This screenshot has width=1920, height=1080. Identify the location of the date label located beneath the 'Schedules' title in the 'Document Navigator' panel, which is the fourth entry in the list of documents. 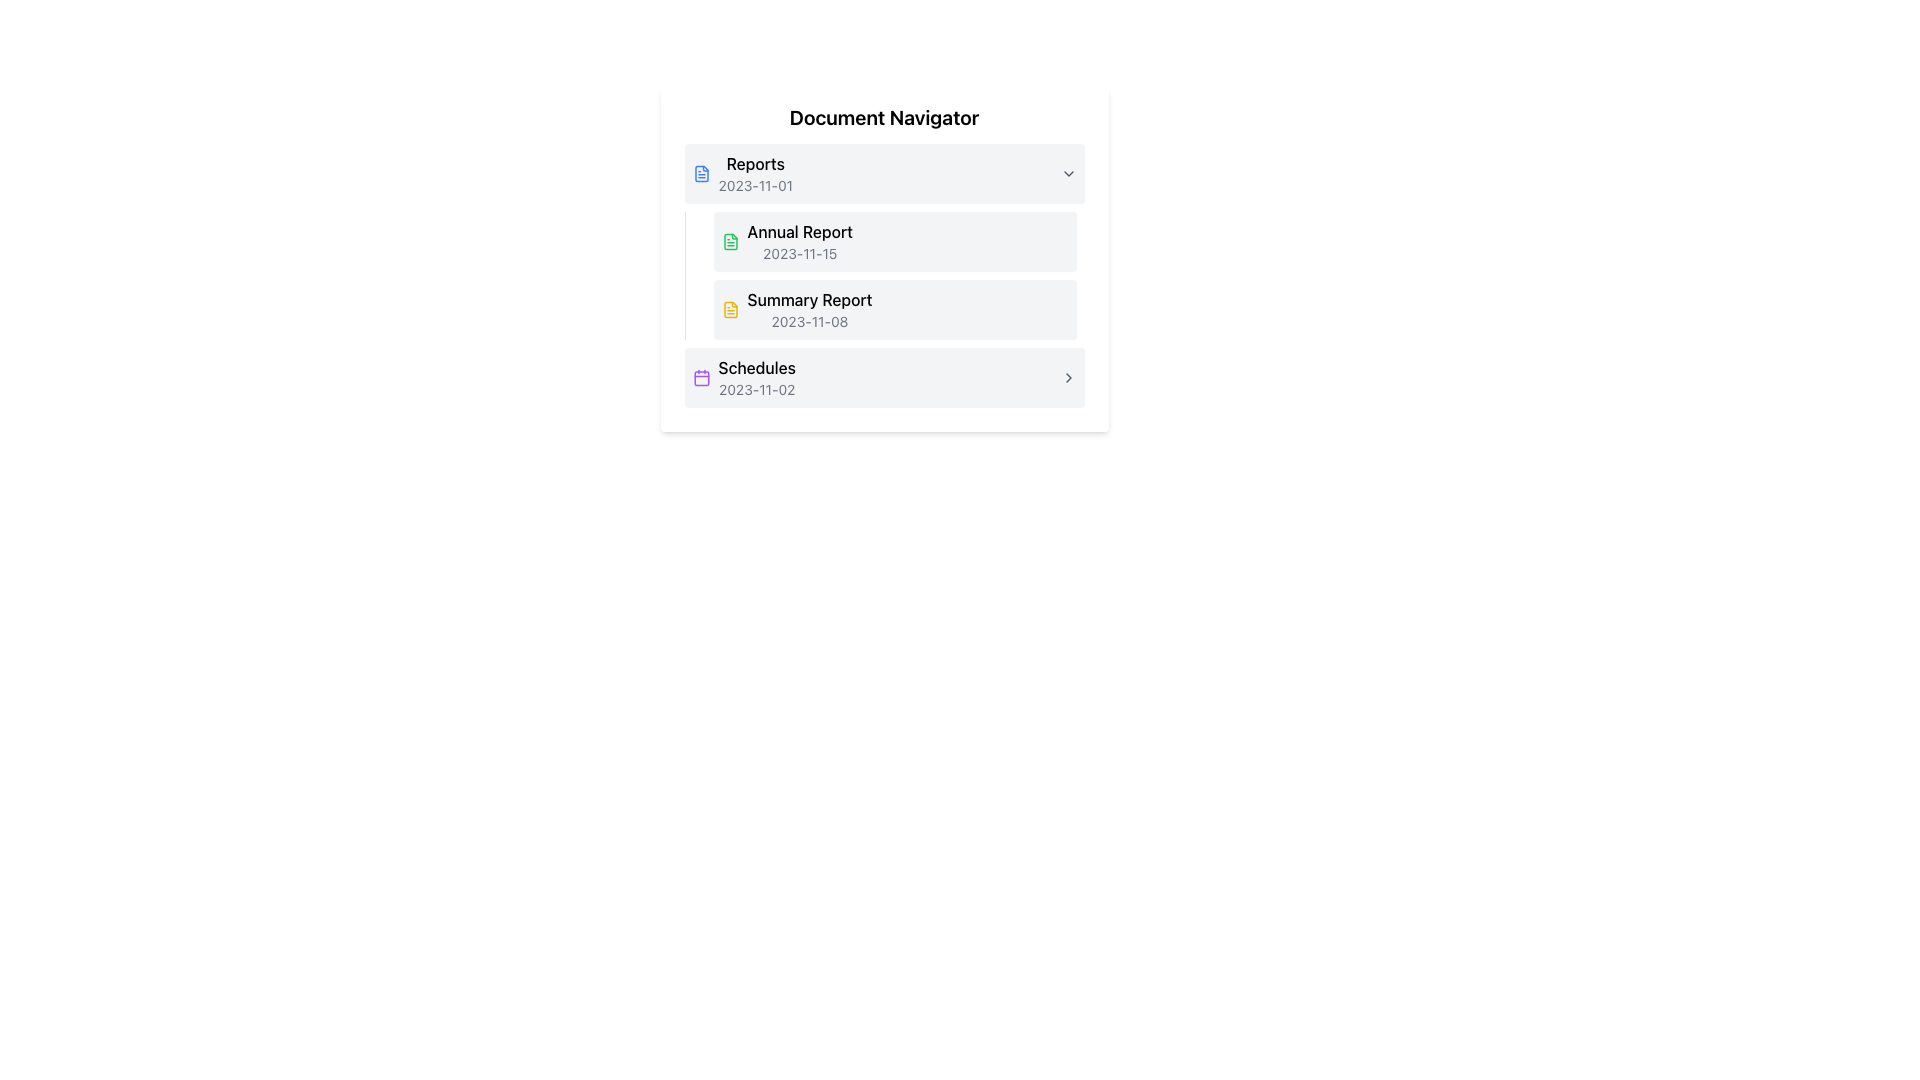
(756, 389).